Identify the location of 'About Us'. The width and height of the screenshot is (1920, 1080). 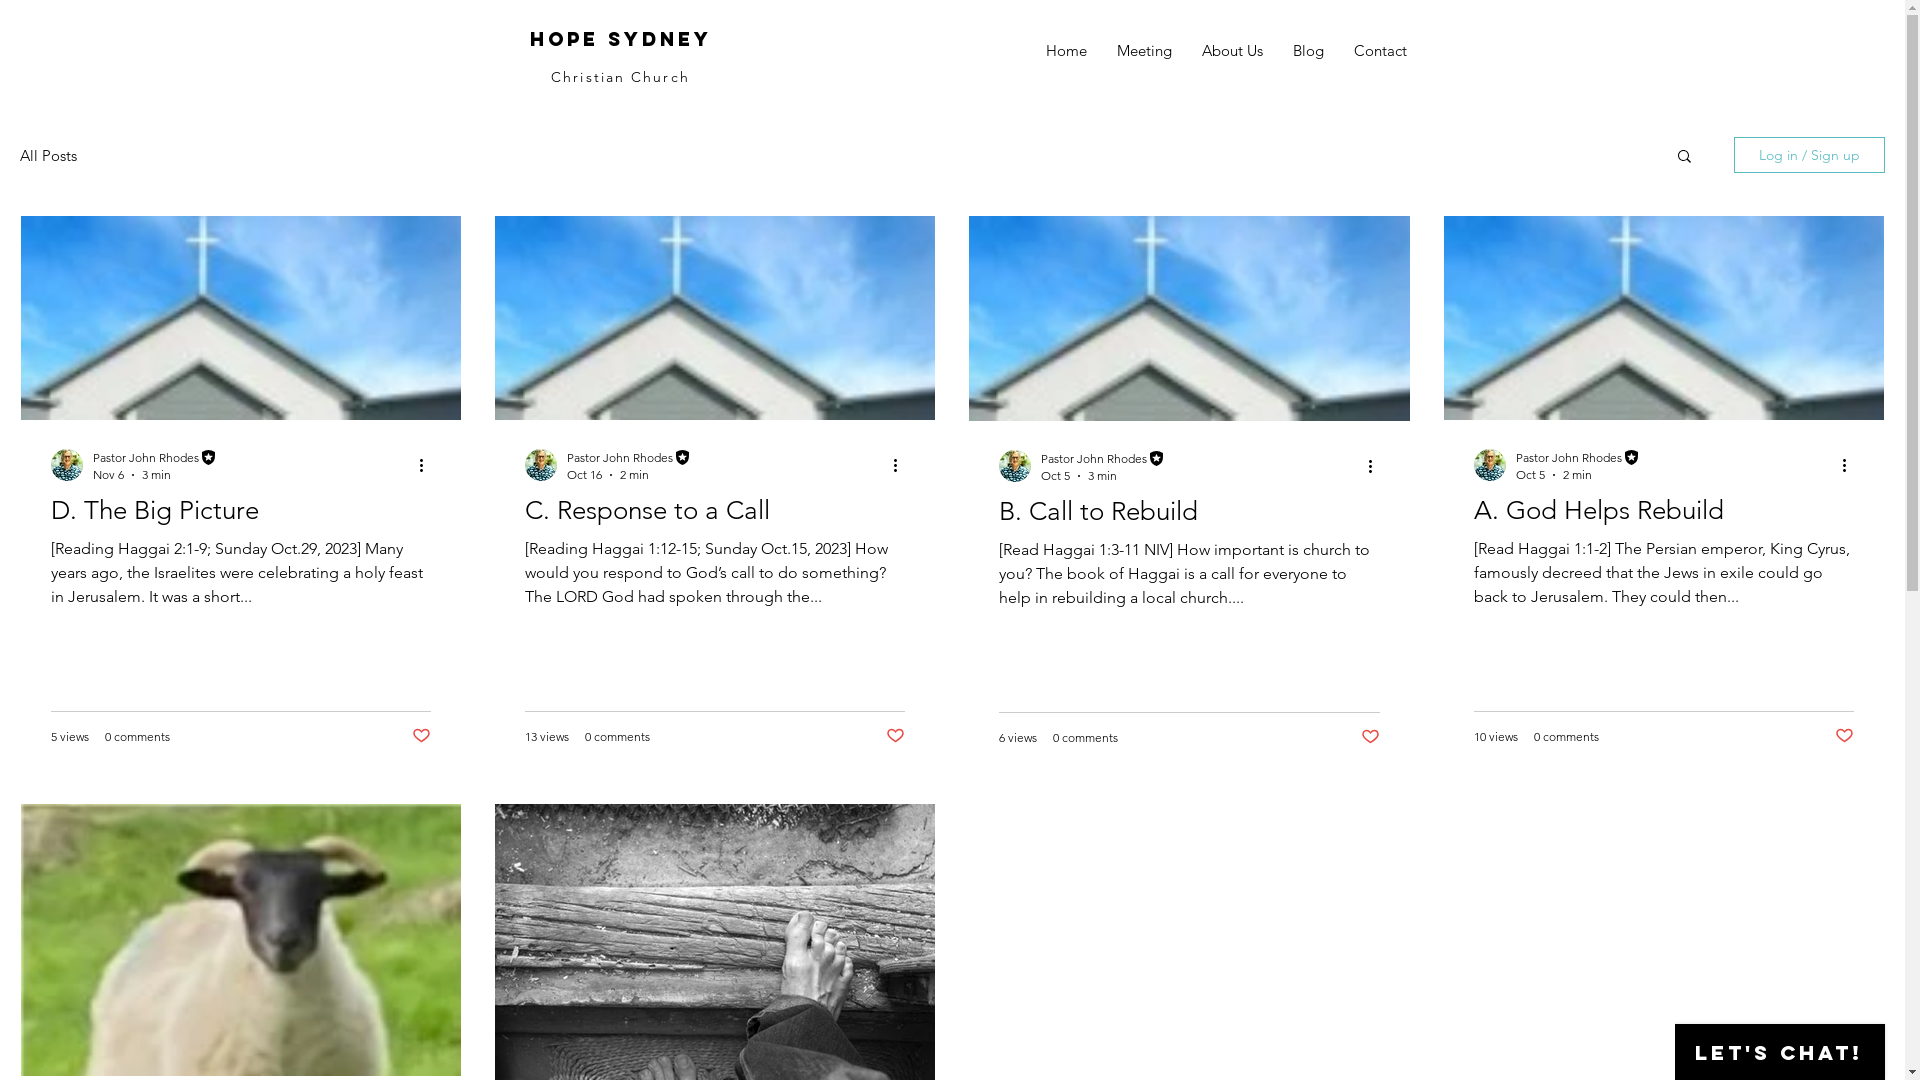
(1230, 49).